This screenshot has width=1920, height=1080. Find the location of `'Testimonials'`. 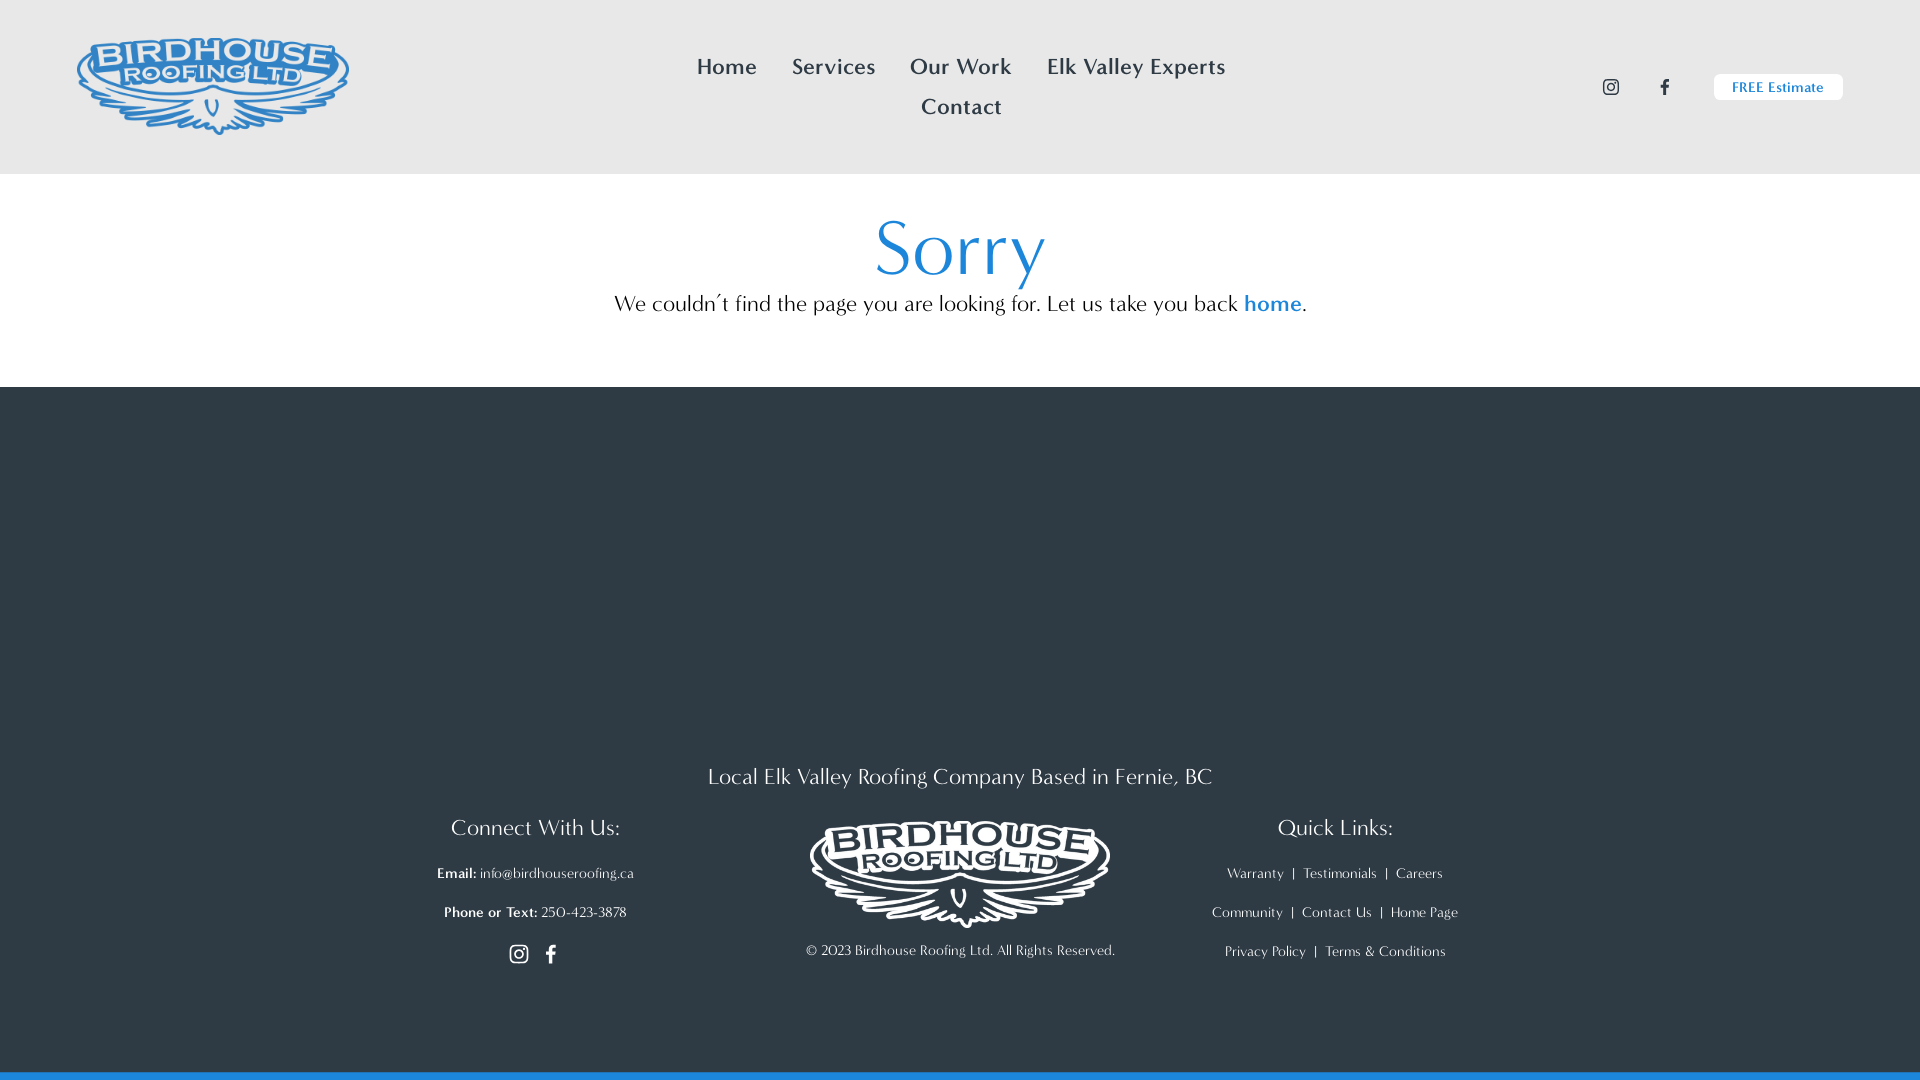

'Testimonials' is located at coordinates (1339, 872).